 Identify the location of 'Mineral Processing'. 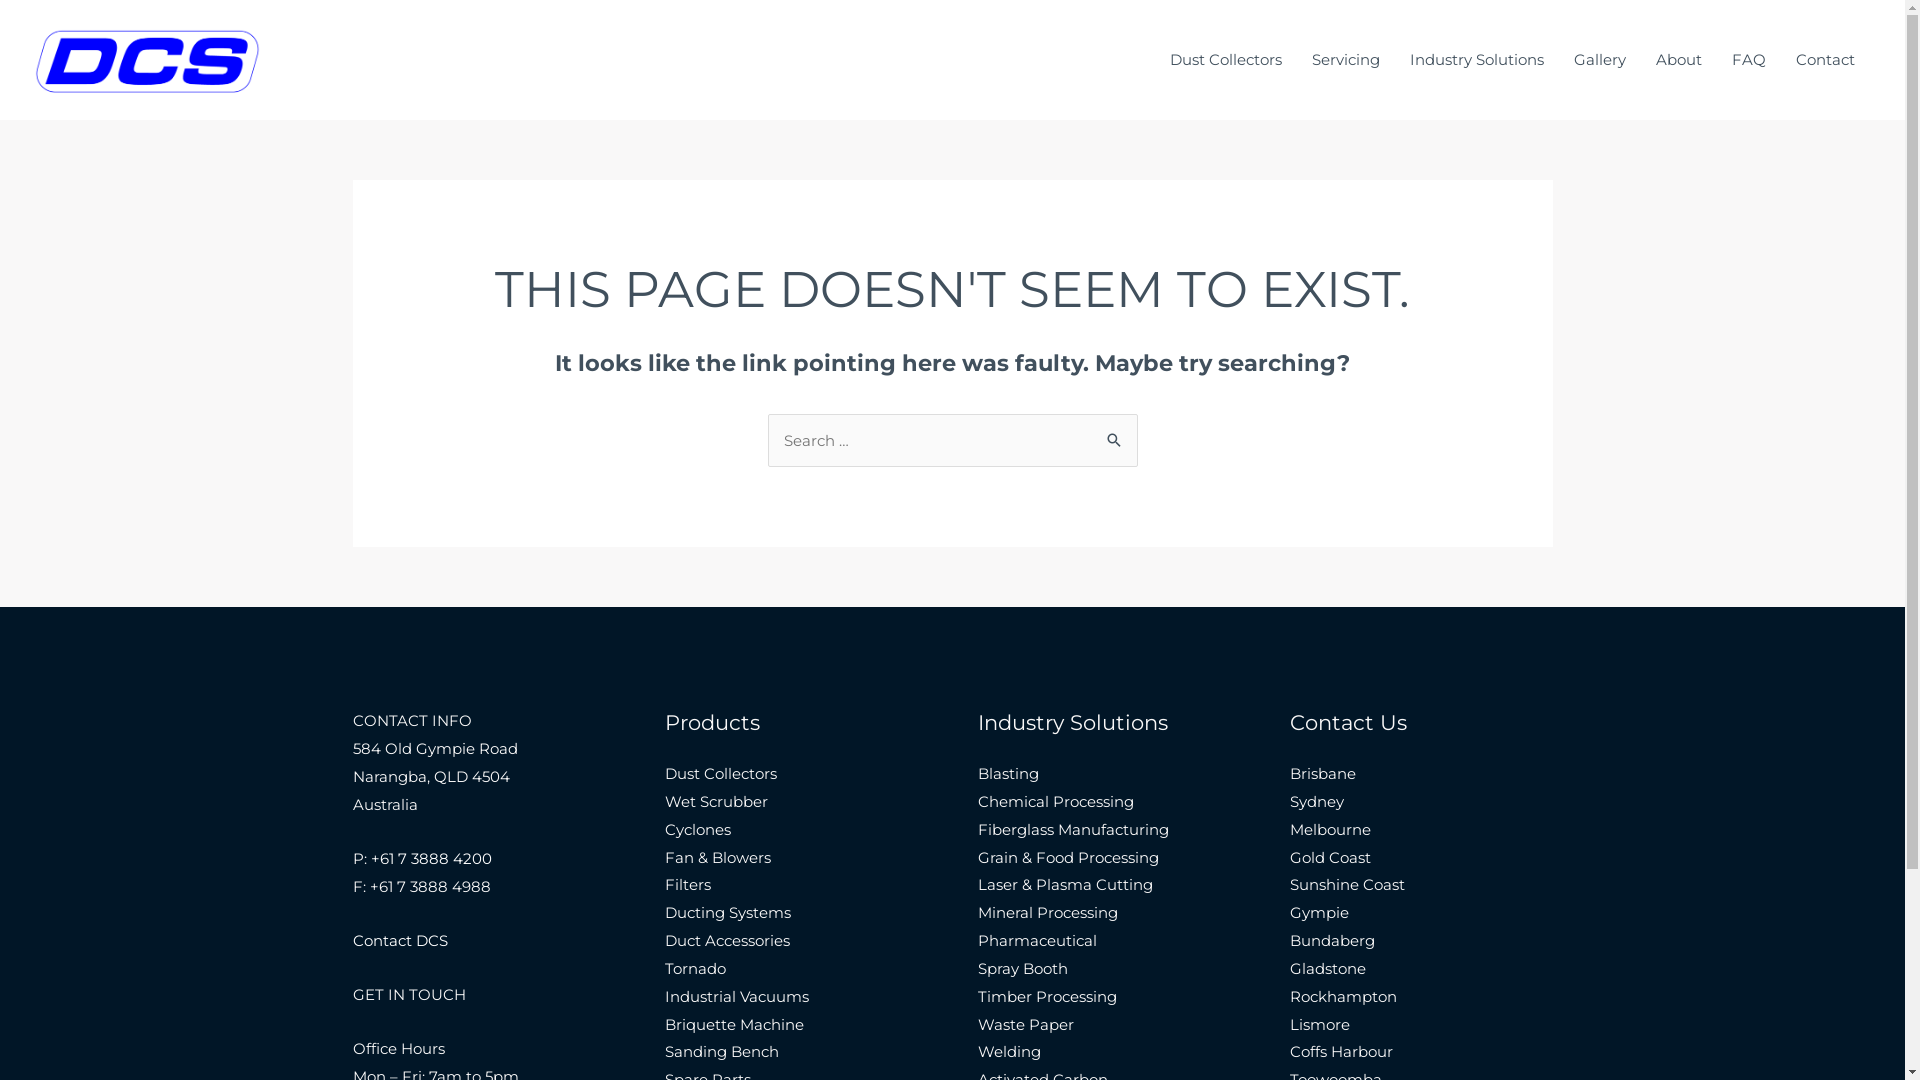
(978, 912).